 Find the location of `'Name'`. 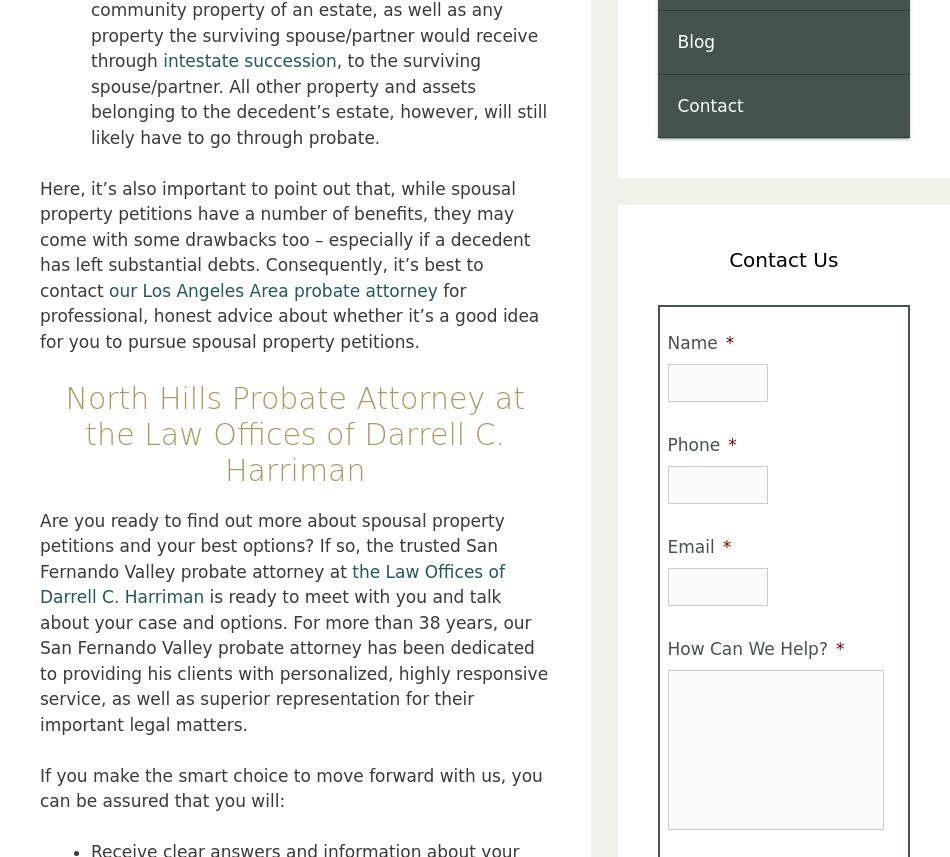

'Name' is located at coordinates (691, 342).